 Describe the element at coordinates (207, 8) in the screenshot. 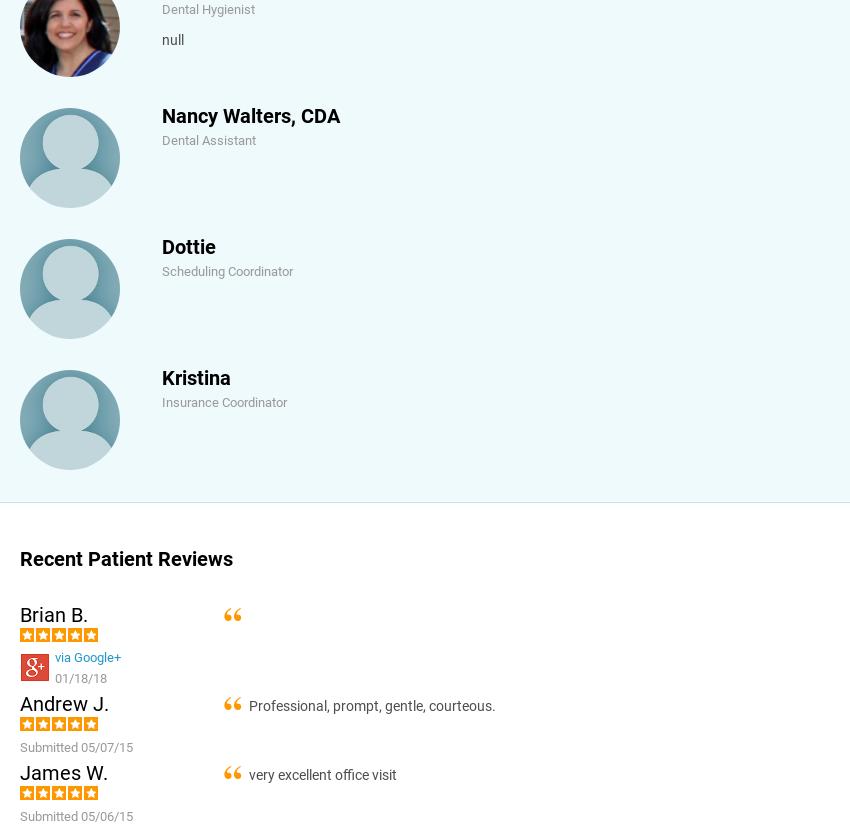

I see `'Dental Hygienist'` at that location.